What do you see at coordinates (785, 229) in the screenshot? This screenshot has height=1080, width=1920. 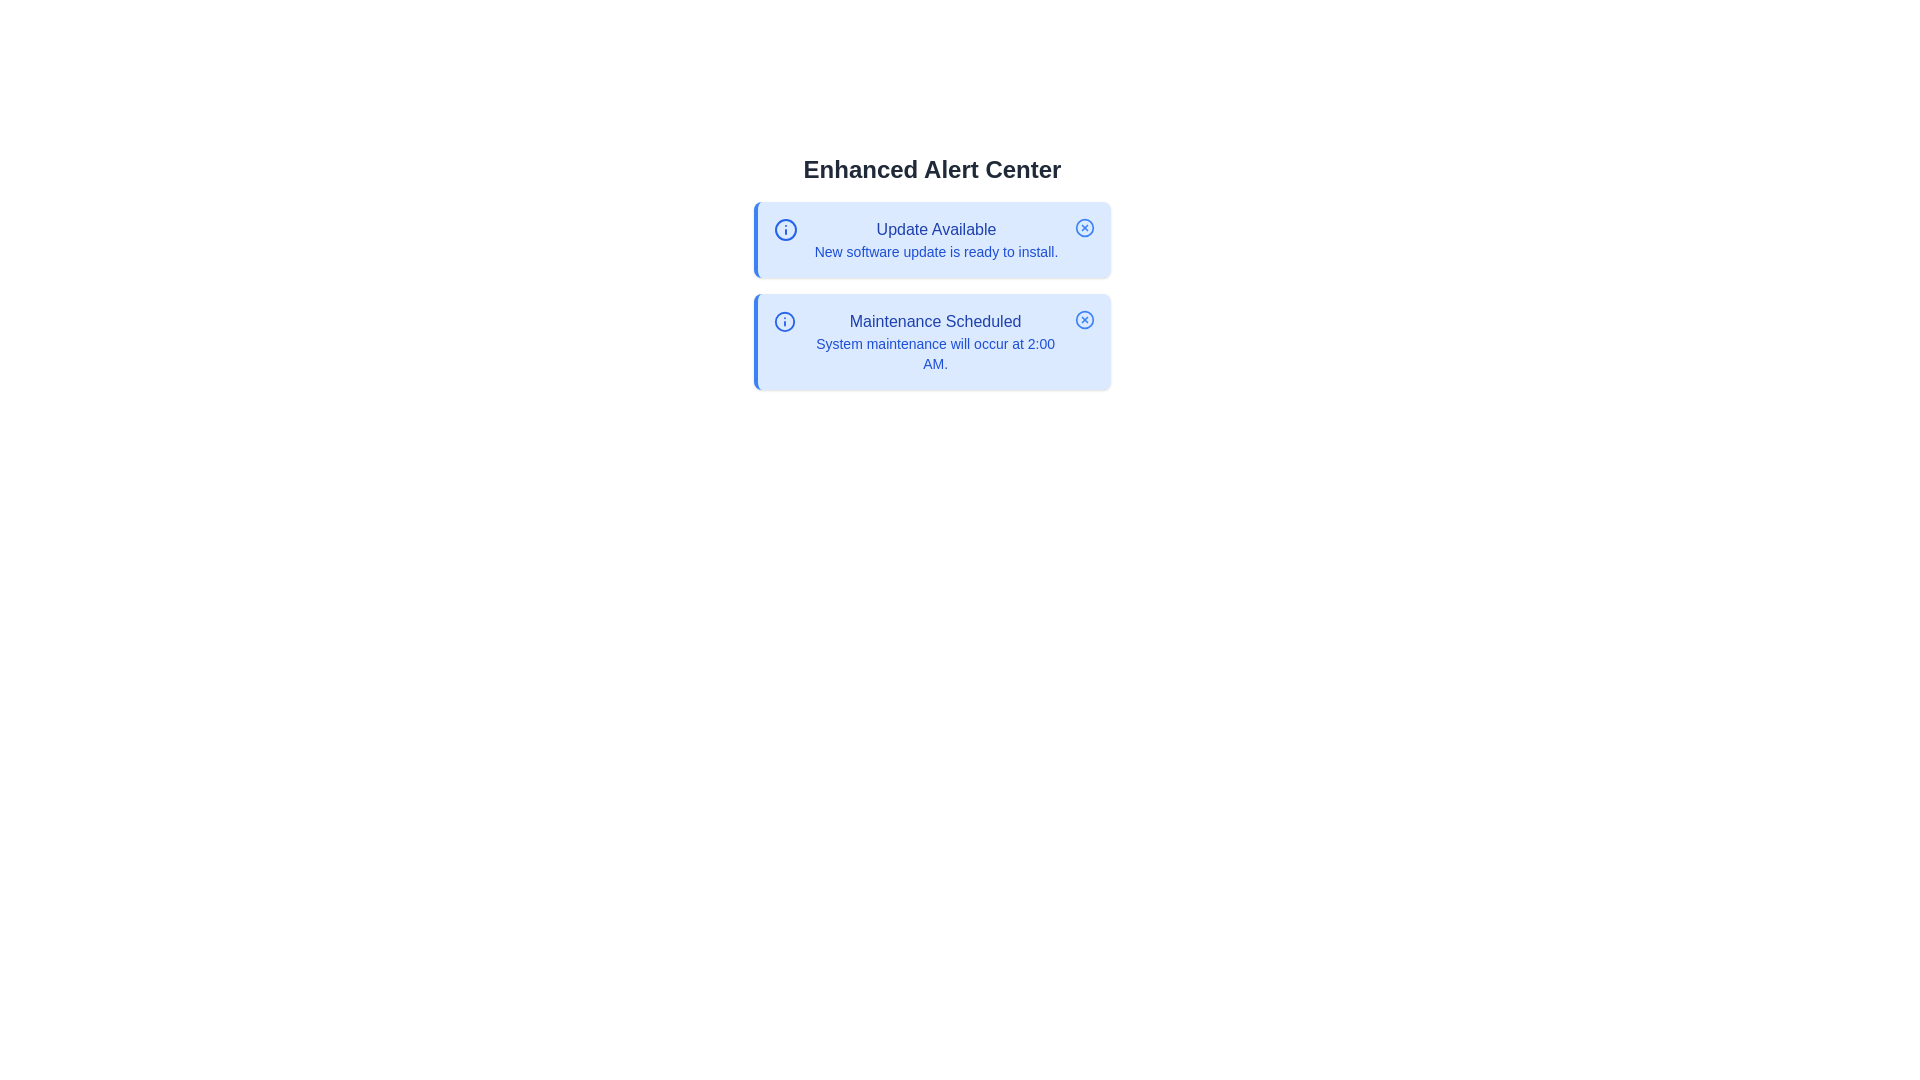 I see `the information icon to inspect it` at bounding box center [785, 229].